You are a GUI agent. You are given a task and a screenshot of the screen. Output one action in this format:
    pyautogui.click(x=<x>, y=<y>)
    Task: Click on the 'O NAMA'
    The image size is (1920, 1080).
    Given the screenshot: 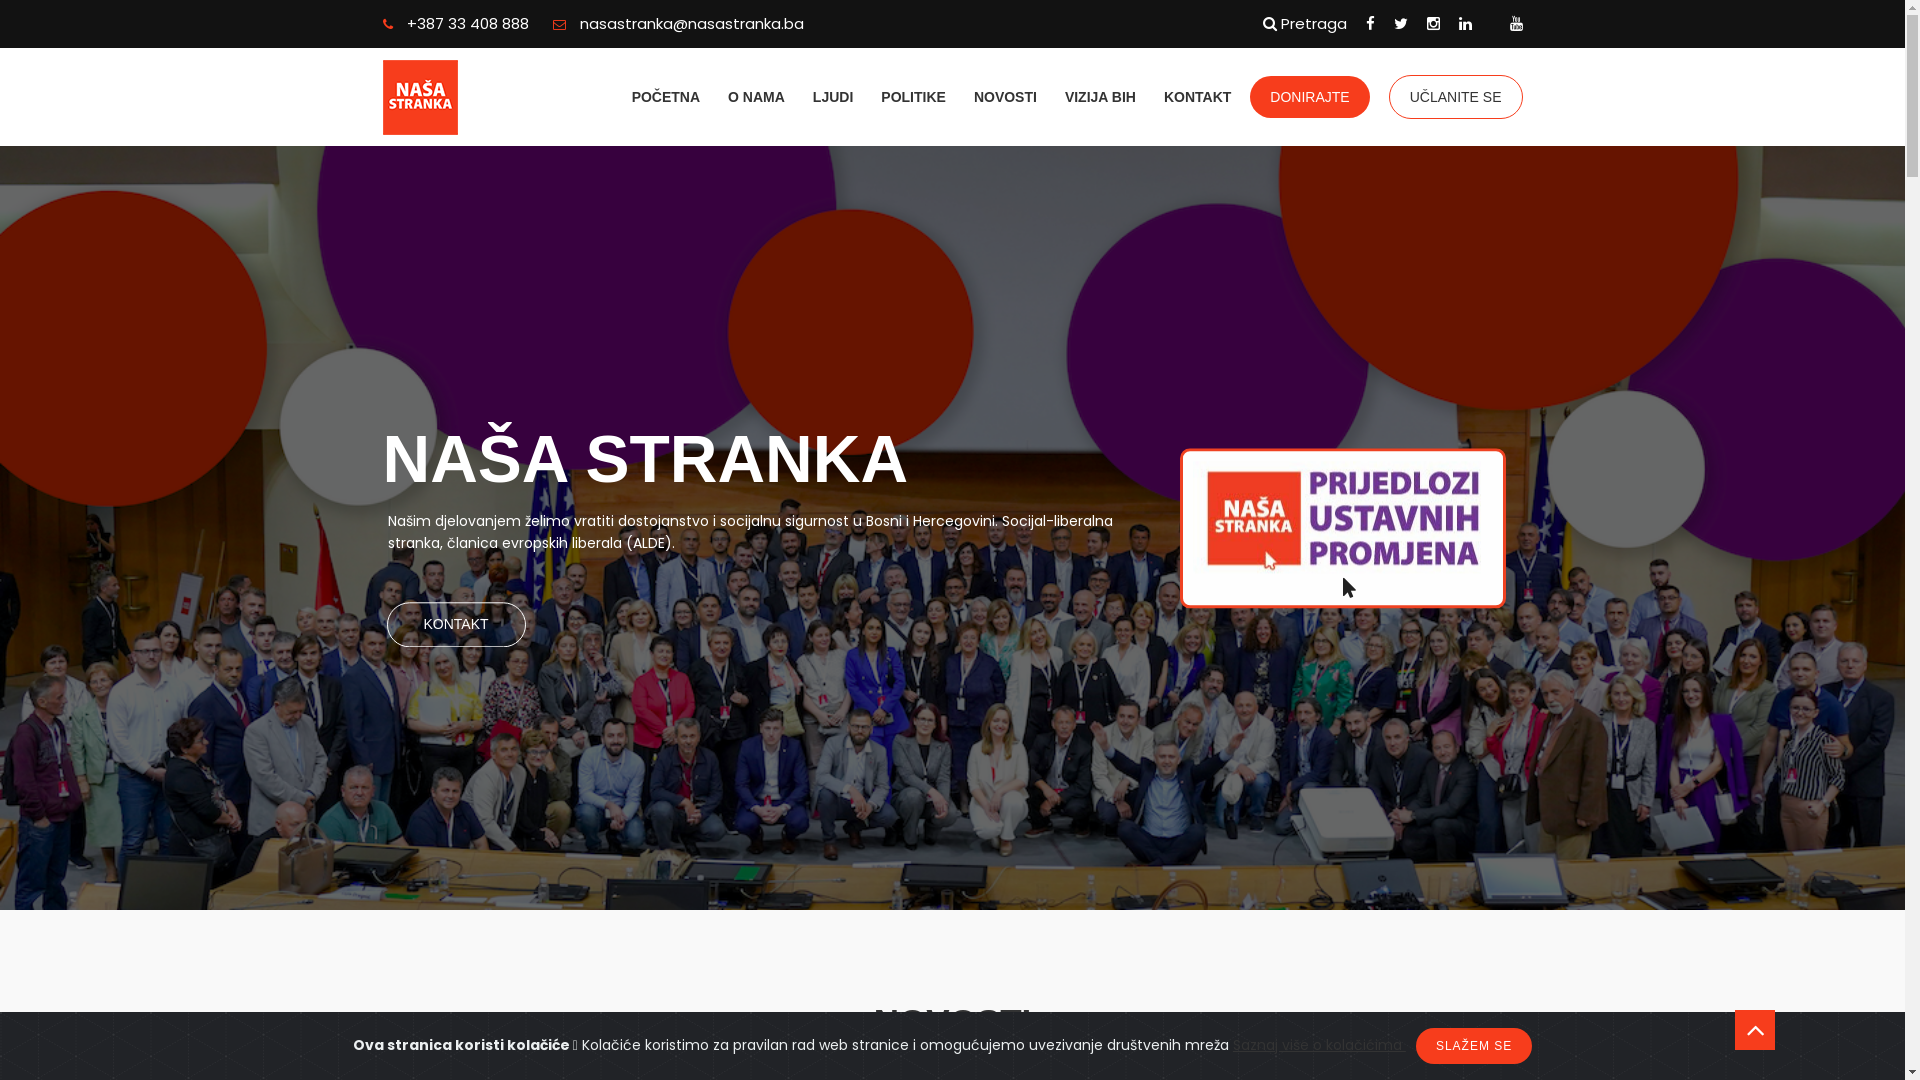 What is the action you would take?
    pyautogui.click(x=755, y=96)
    